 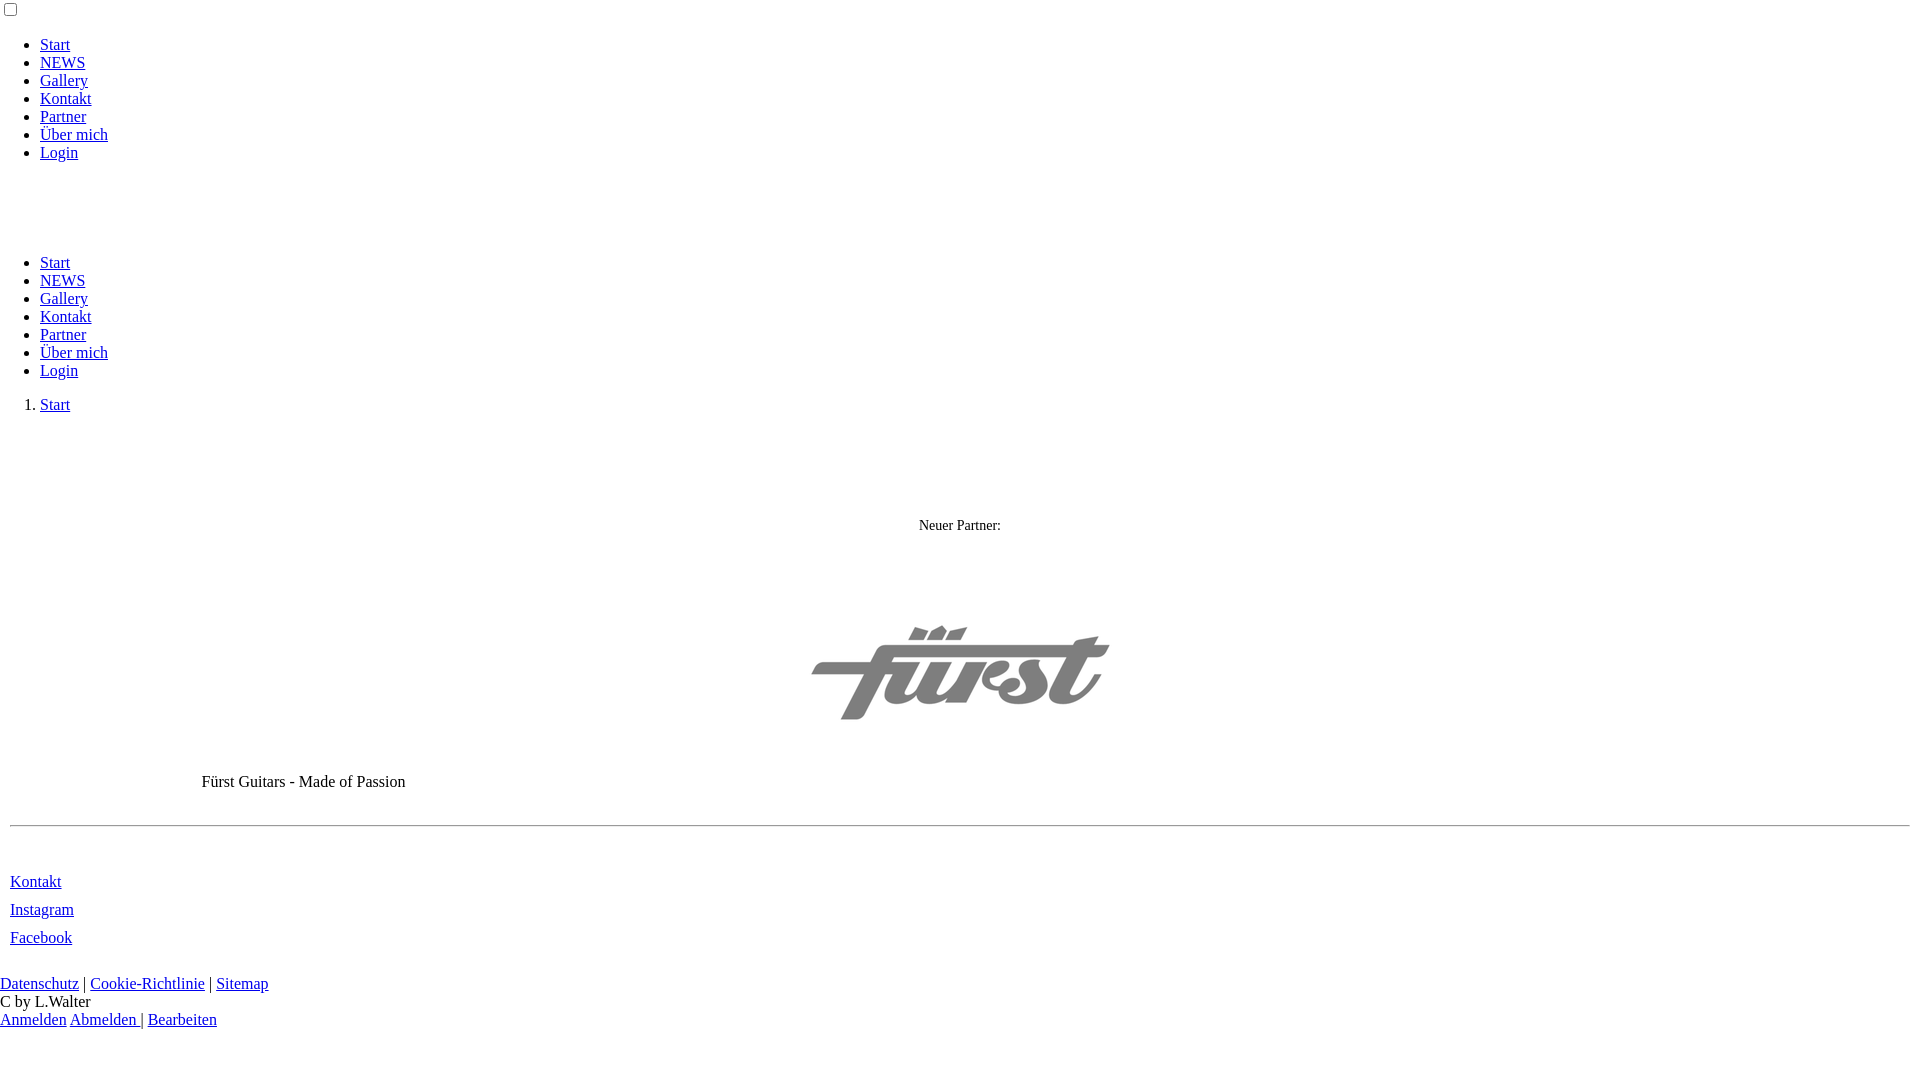 What do you see at coordinates (146, 982) in the screenshot?
I see `'Cookie-Richtlinie'` at bounding box center [146, 982].